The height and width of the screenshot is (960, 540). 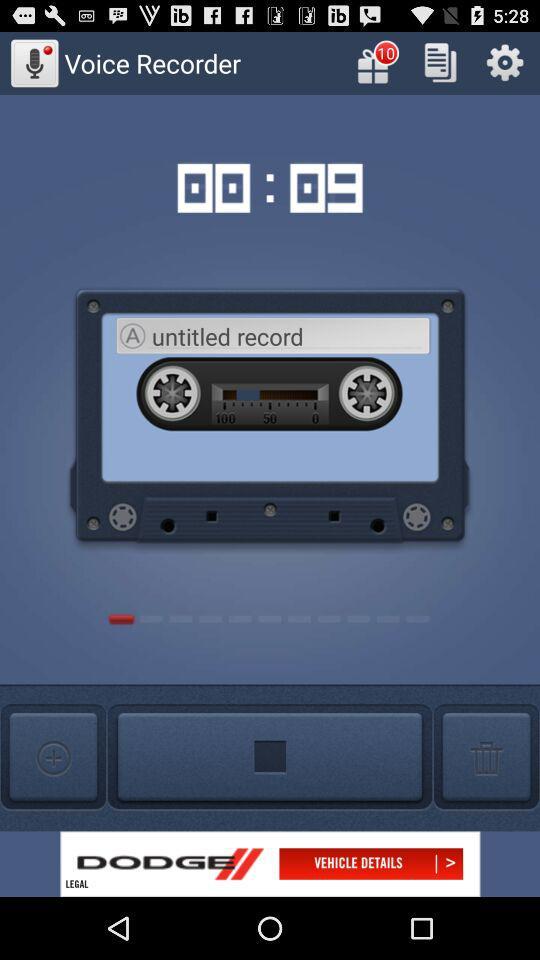 What do you see at coordinates (485, 756) in the screenshot?
I see `delete` at bounding box center [485, 756].